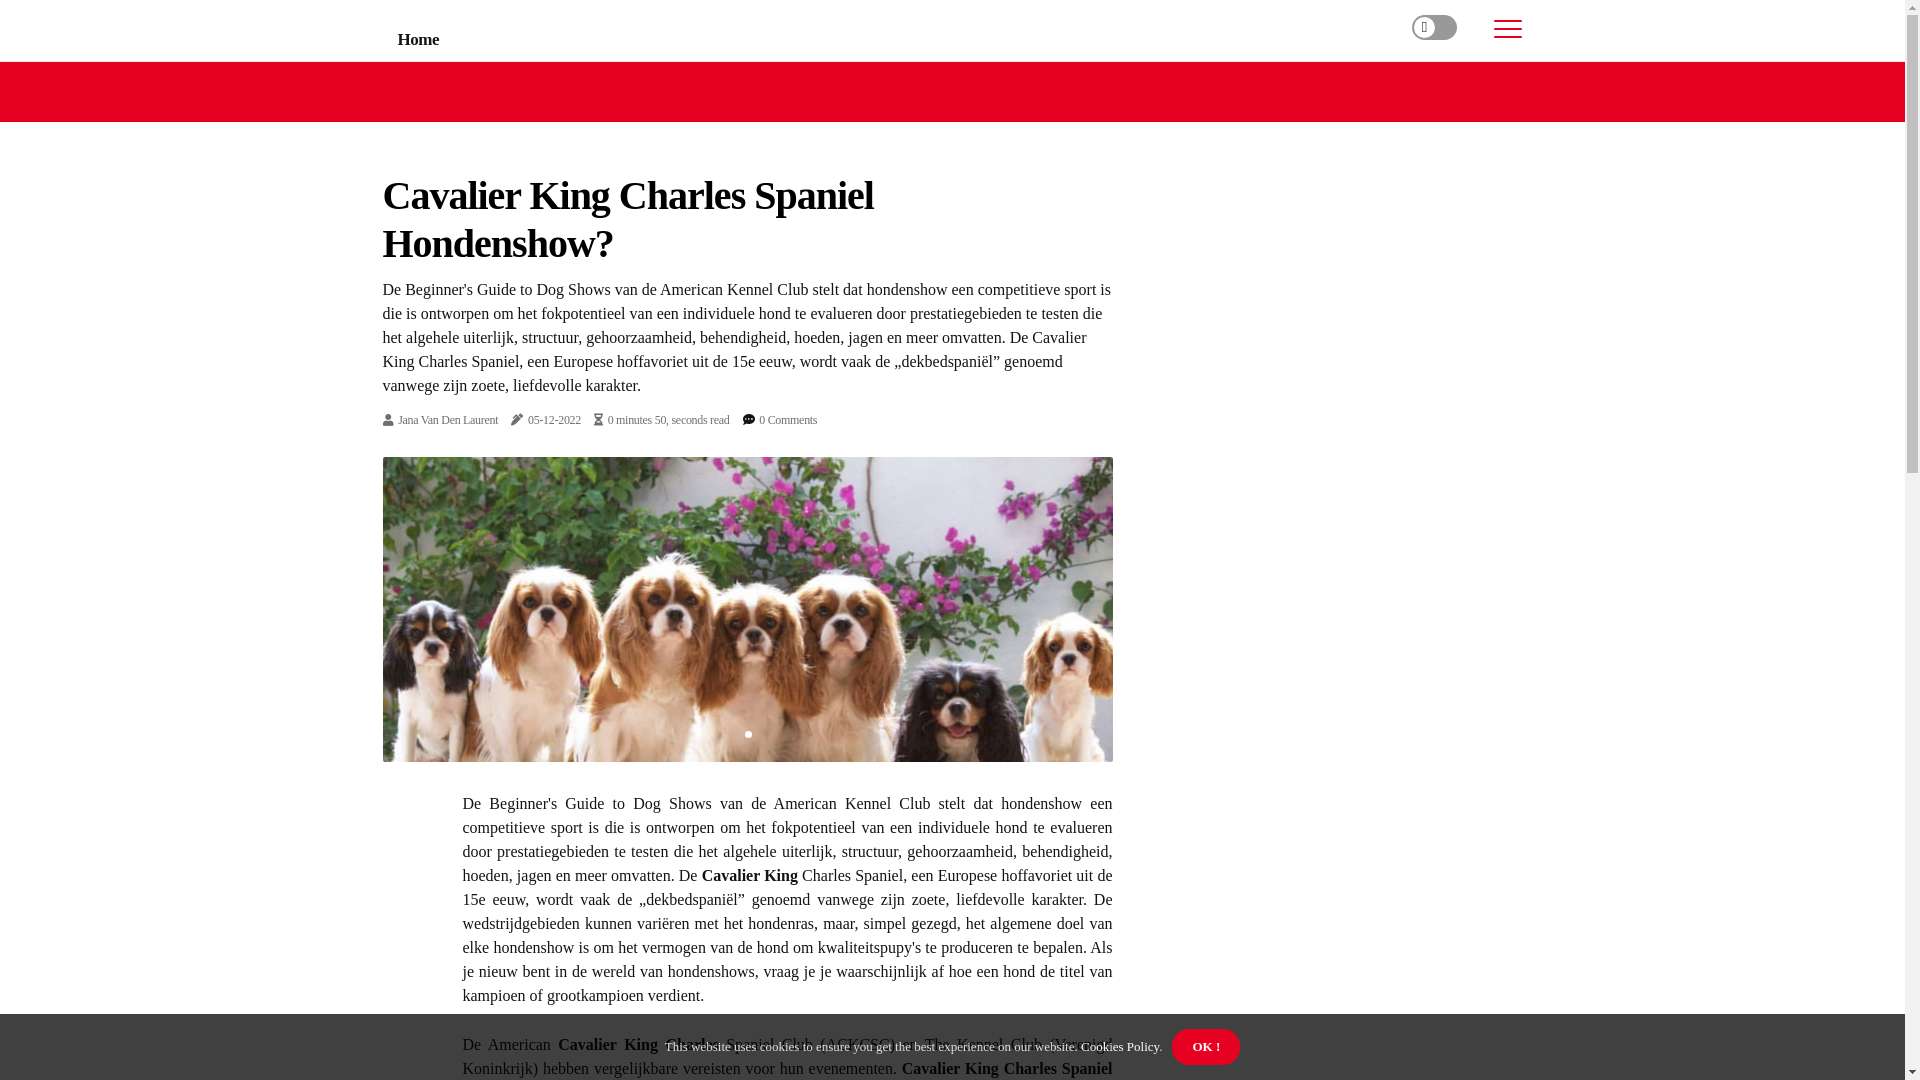  What do you see at coordinates (446, 419) in the screenshot?
I see `'Jana Van Den Laurent'` at bounding box center [446, 419].